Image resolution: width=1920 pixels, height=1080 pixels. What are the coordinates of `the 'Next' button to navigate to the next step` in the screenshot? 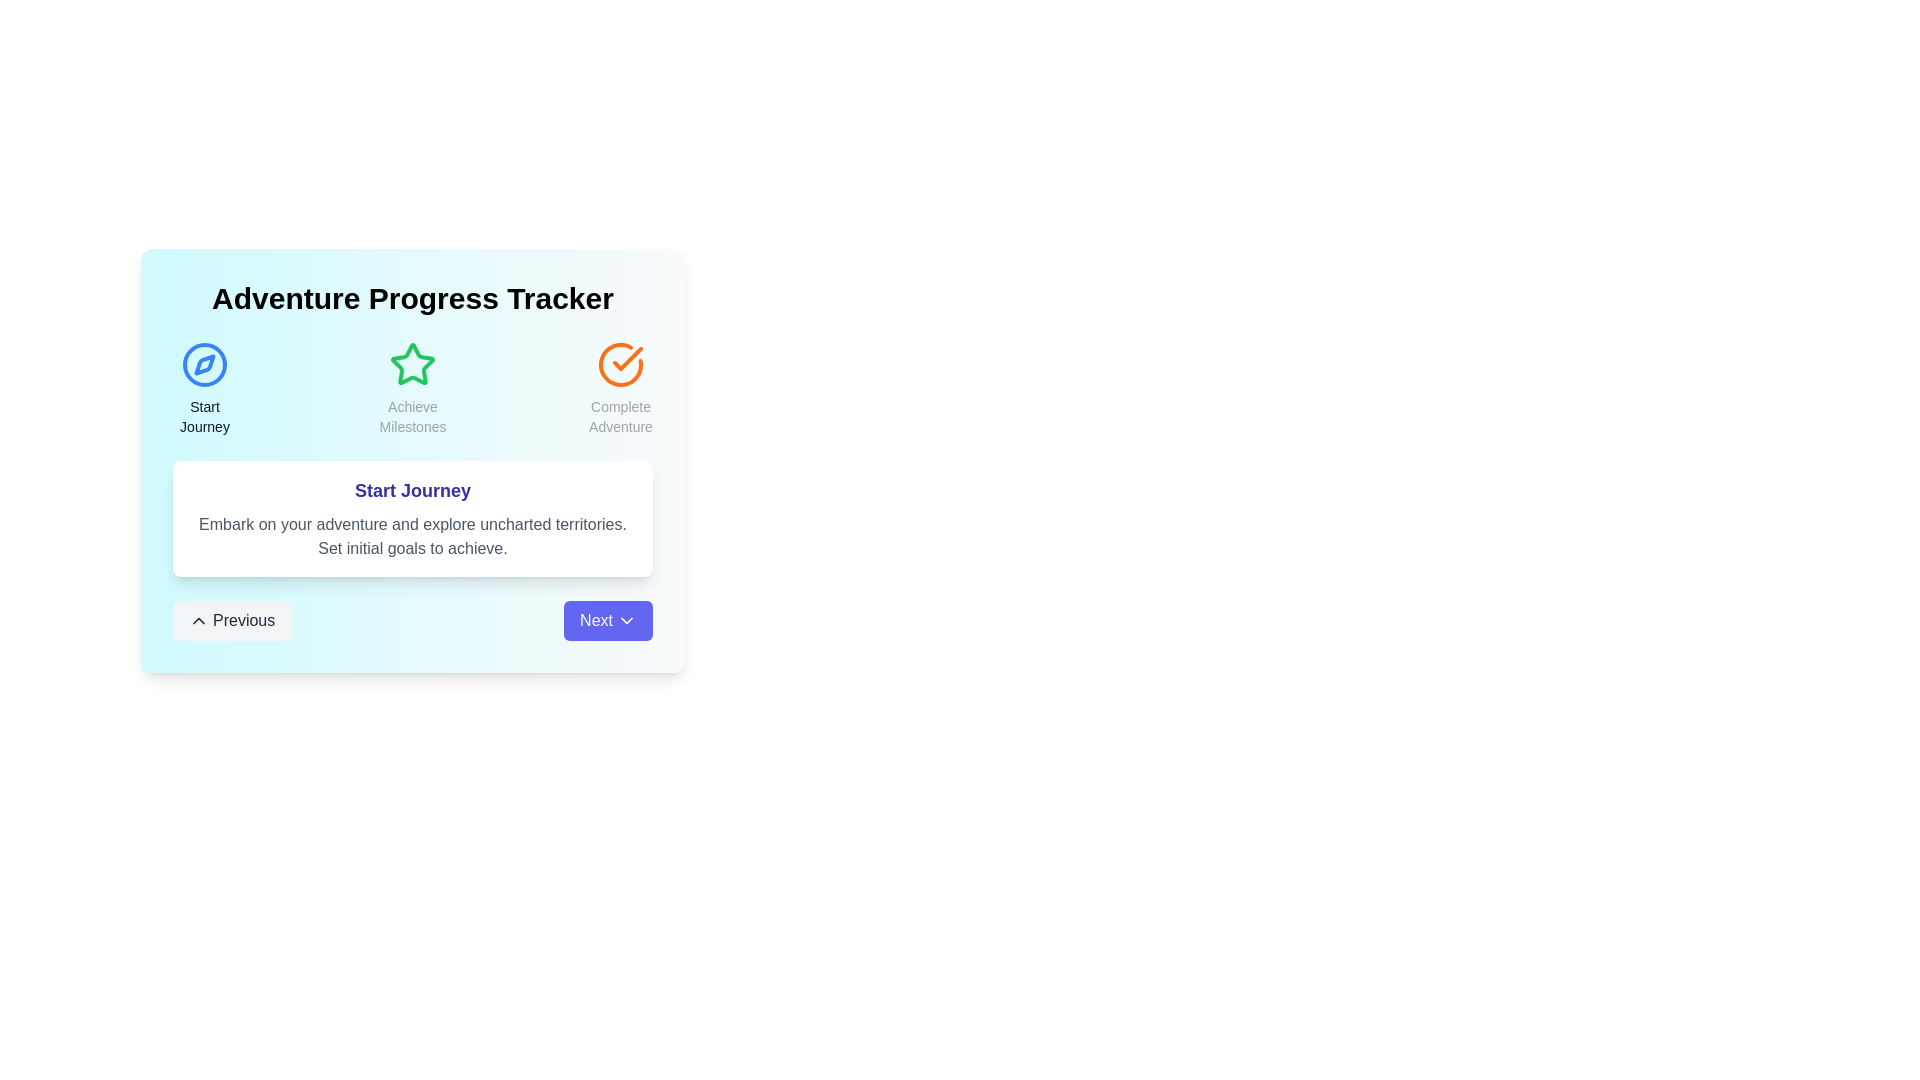 It's located at (607, 620).